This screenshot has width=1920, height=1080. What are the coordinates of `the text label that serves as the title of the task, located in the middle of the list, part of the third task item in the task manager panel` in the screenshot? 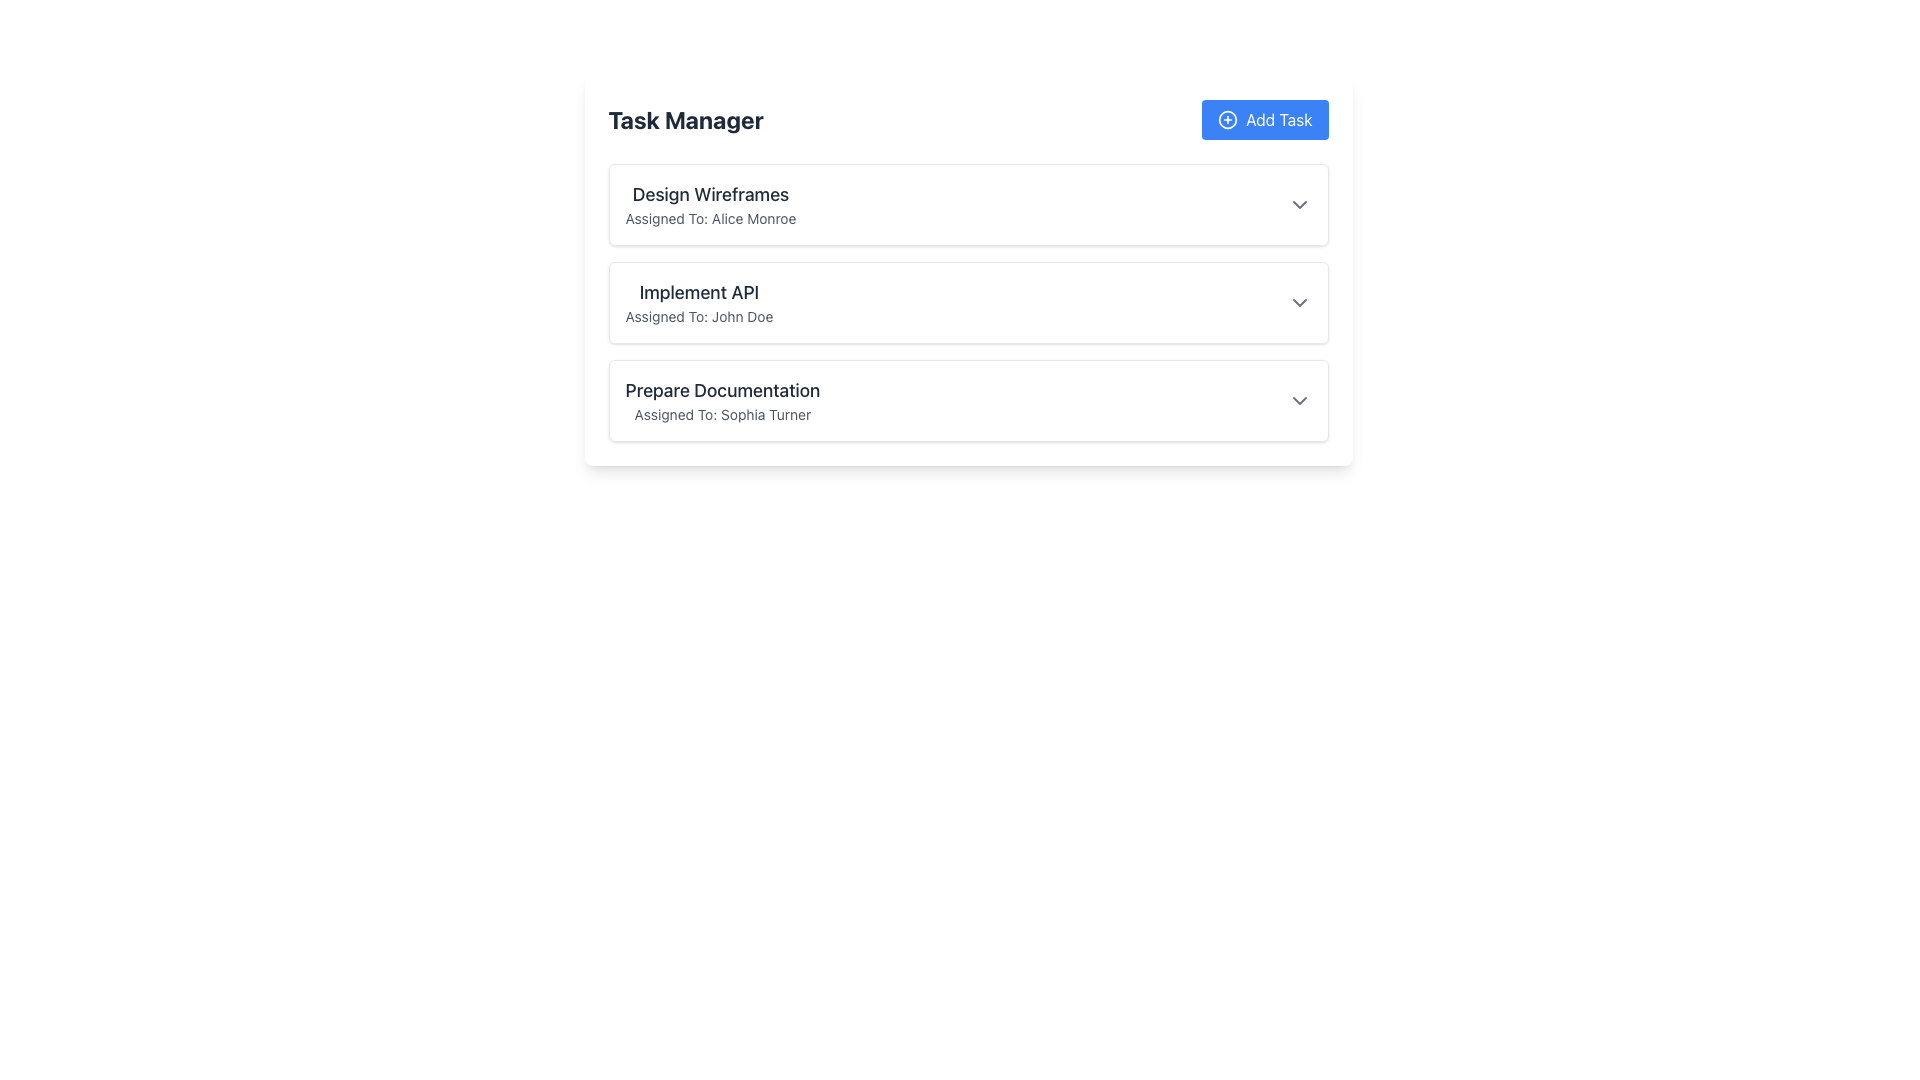 It's located at (721, 390).